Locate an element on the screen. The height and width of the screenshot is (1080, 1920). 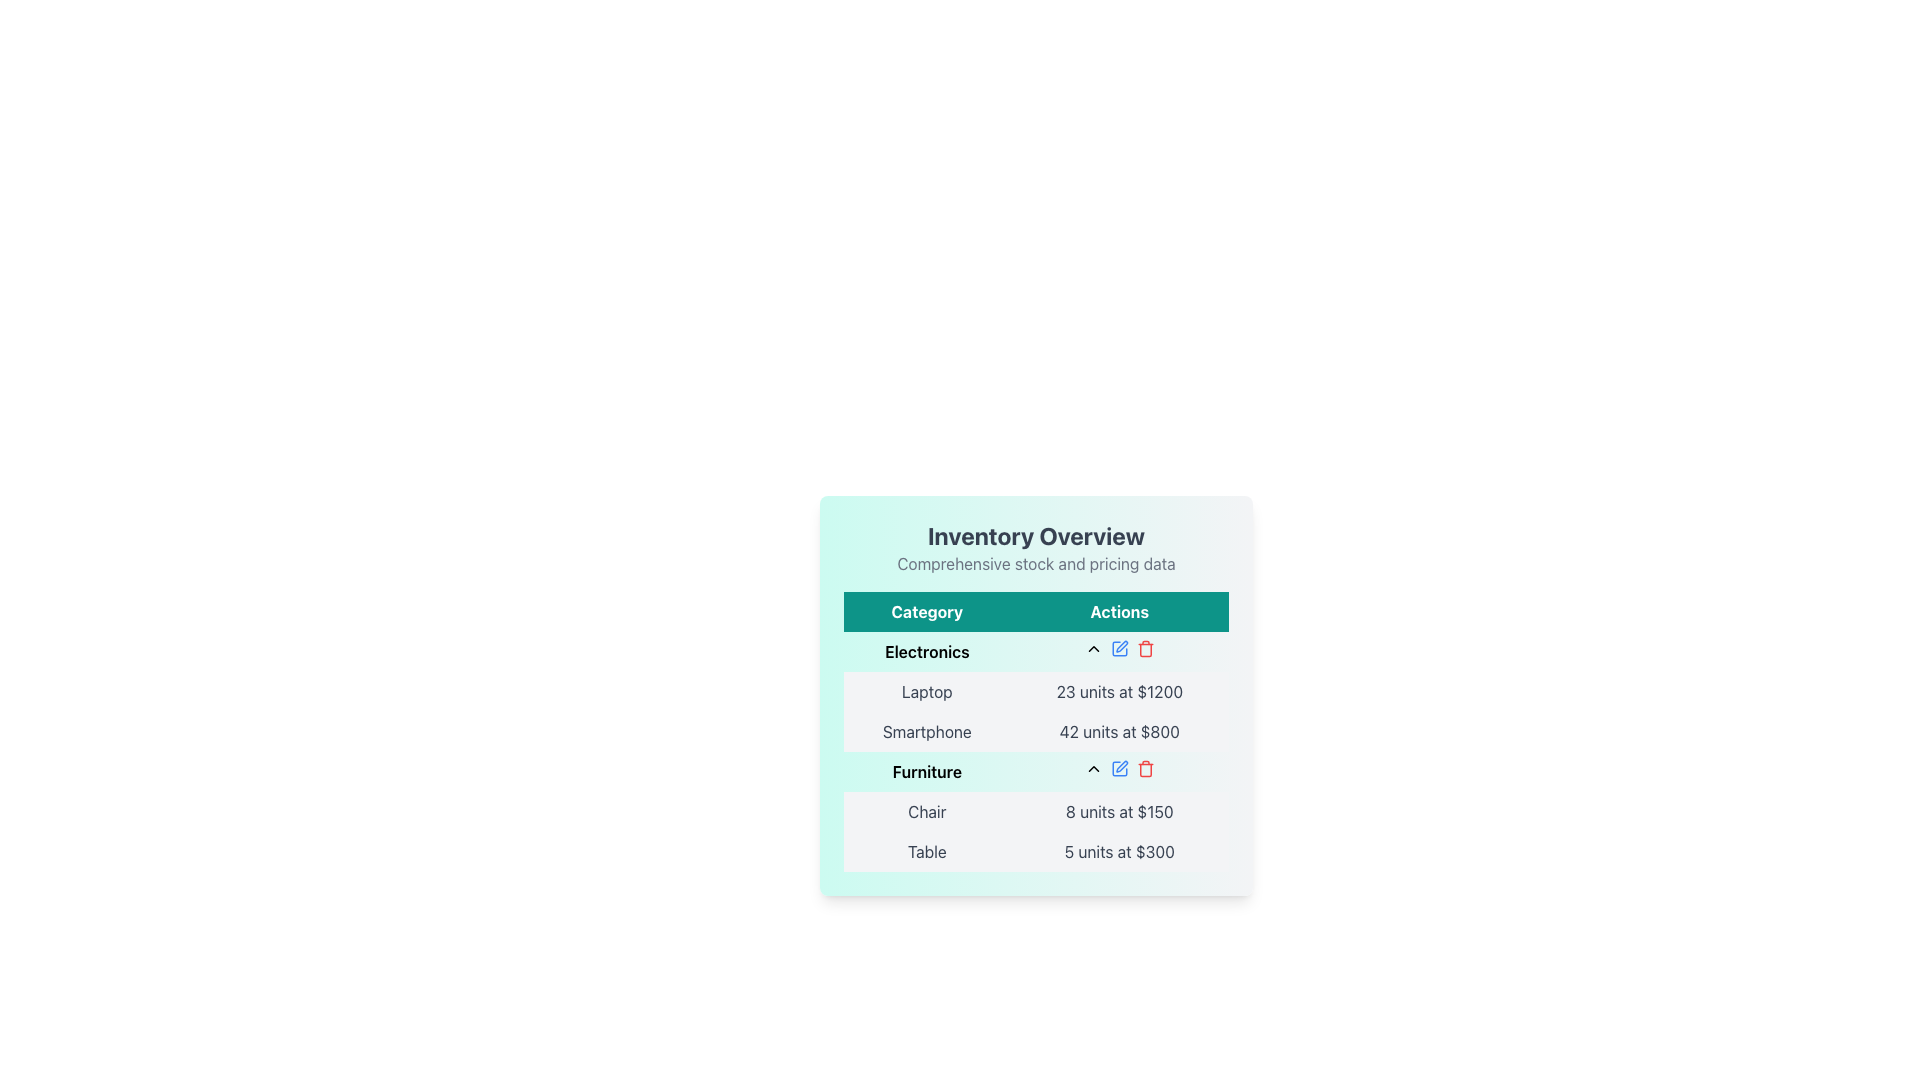
the edit icon button resembling a pen or pencil located in the 'Actions' column of the 'Electronics' section in the 'Inventory Overview' interface is located at coordinates (1122, 646).